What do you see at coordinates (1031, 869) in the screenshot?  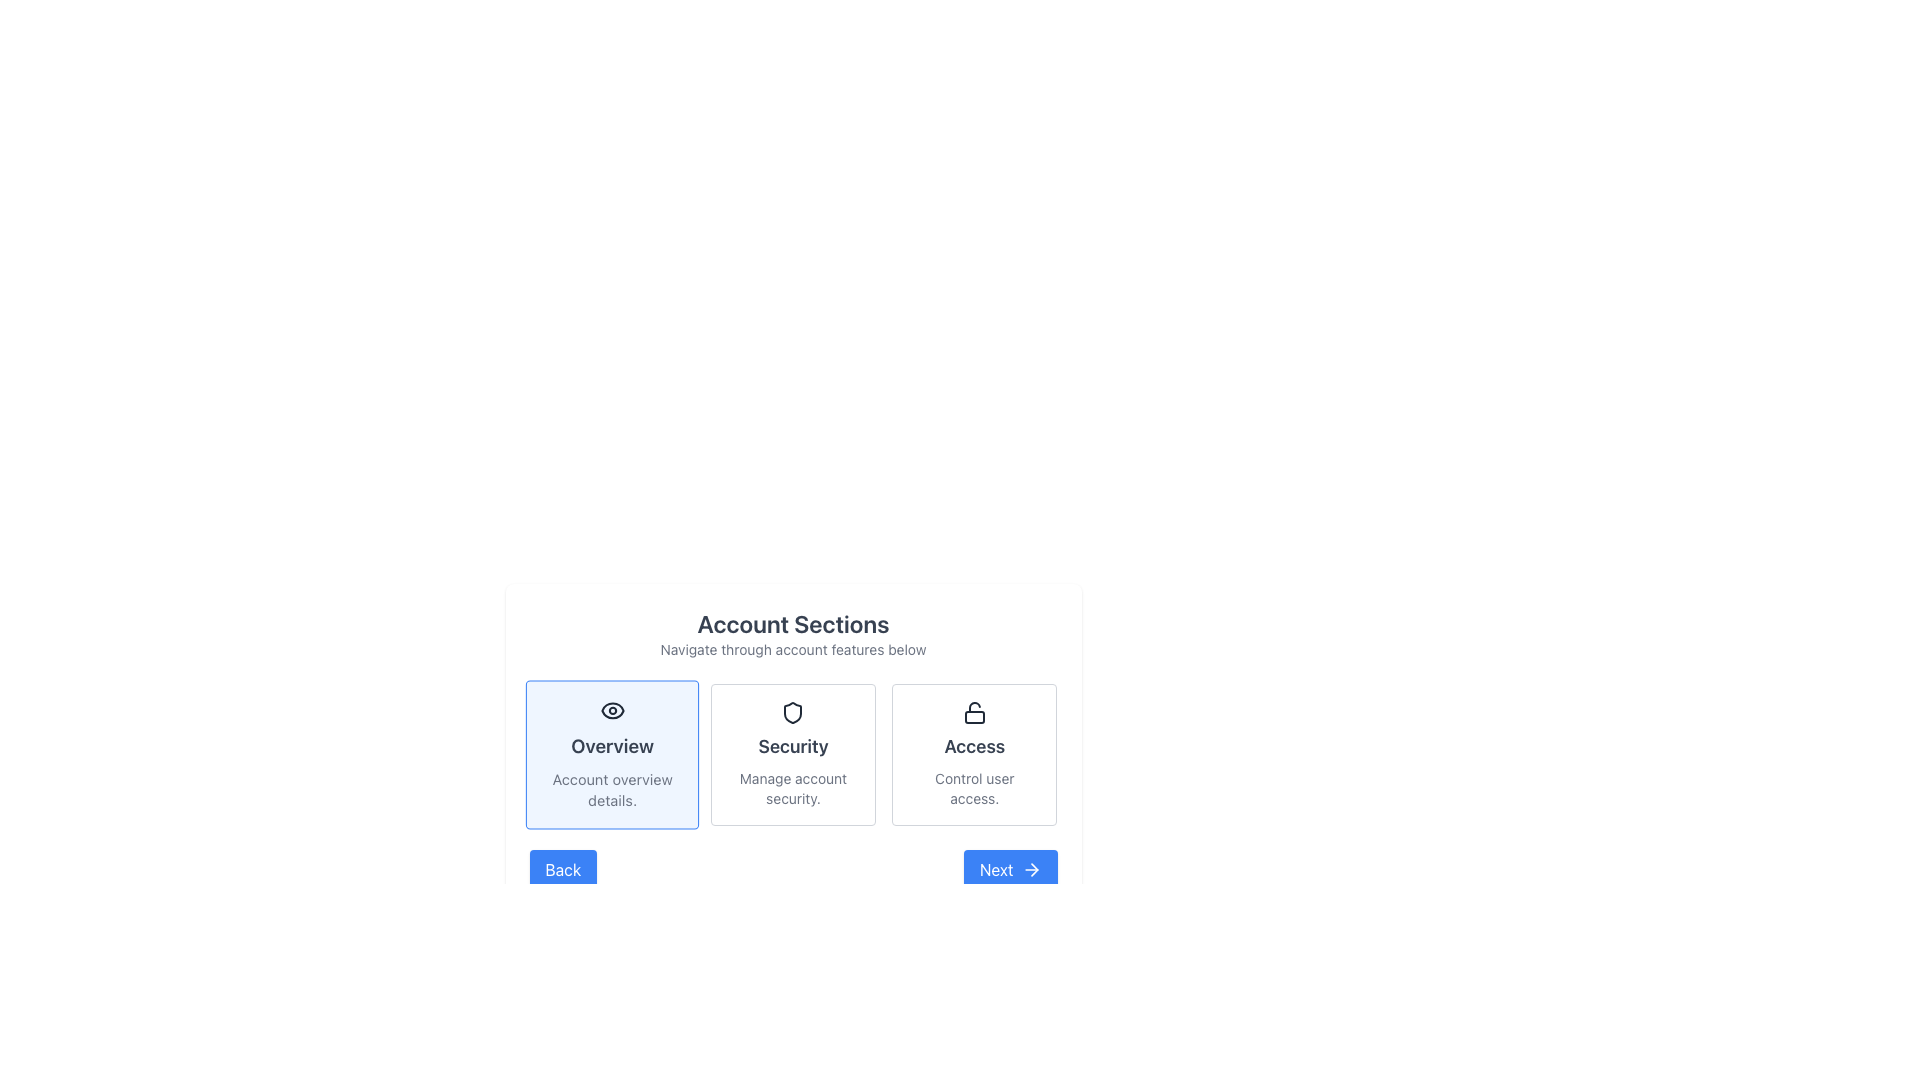 I see `the arrow icon located at the far right of the 'Next' button` at bounding box center [1031, 869].